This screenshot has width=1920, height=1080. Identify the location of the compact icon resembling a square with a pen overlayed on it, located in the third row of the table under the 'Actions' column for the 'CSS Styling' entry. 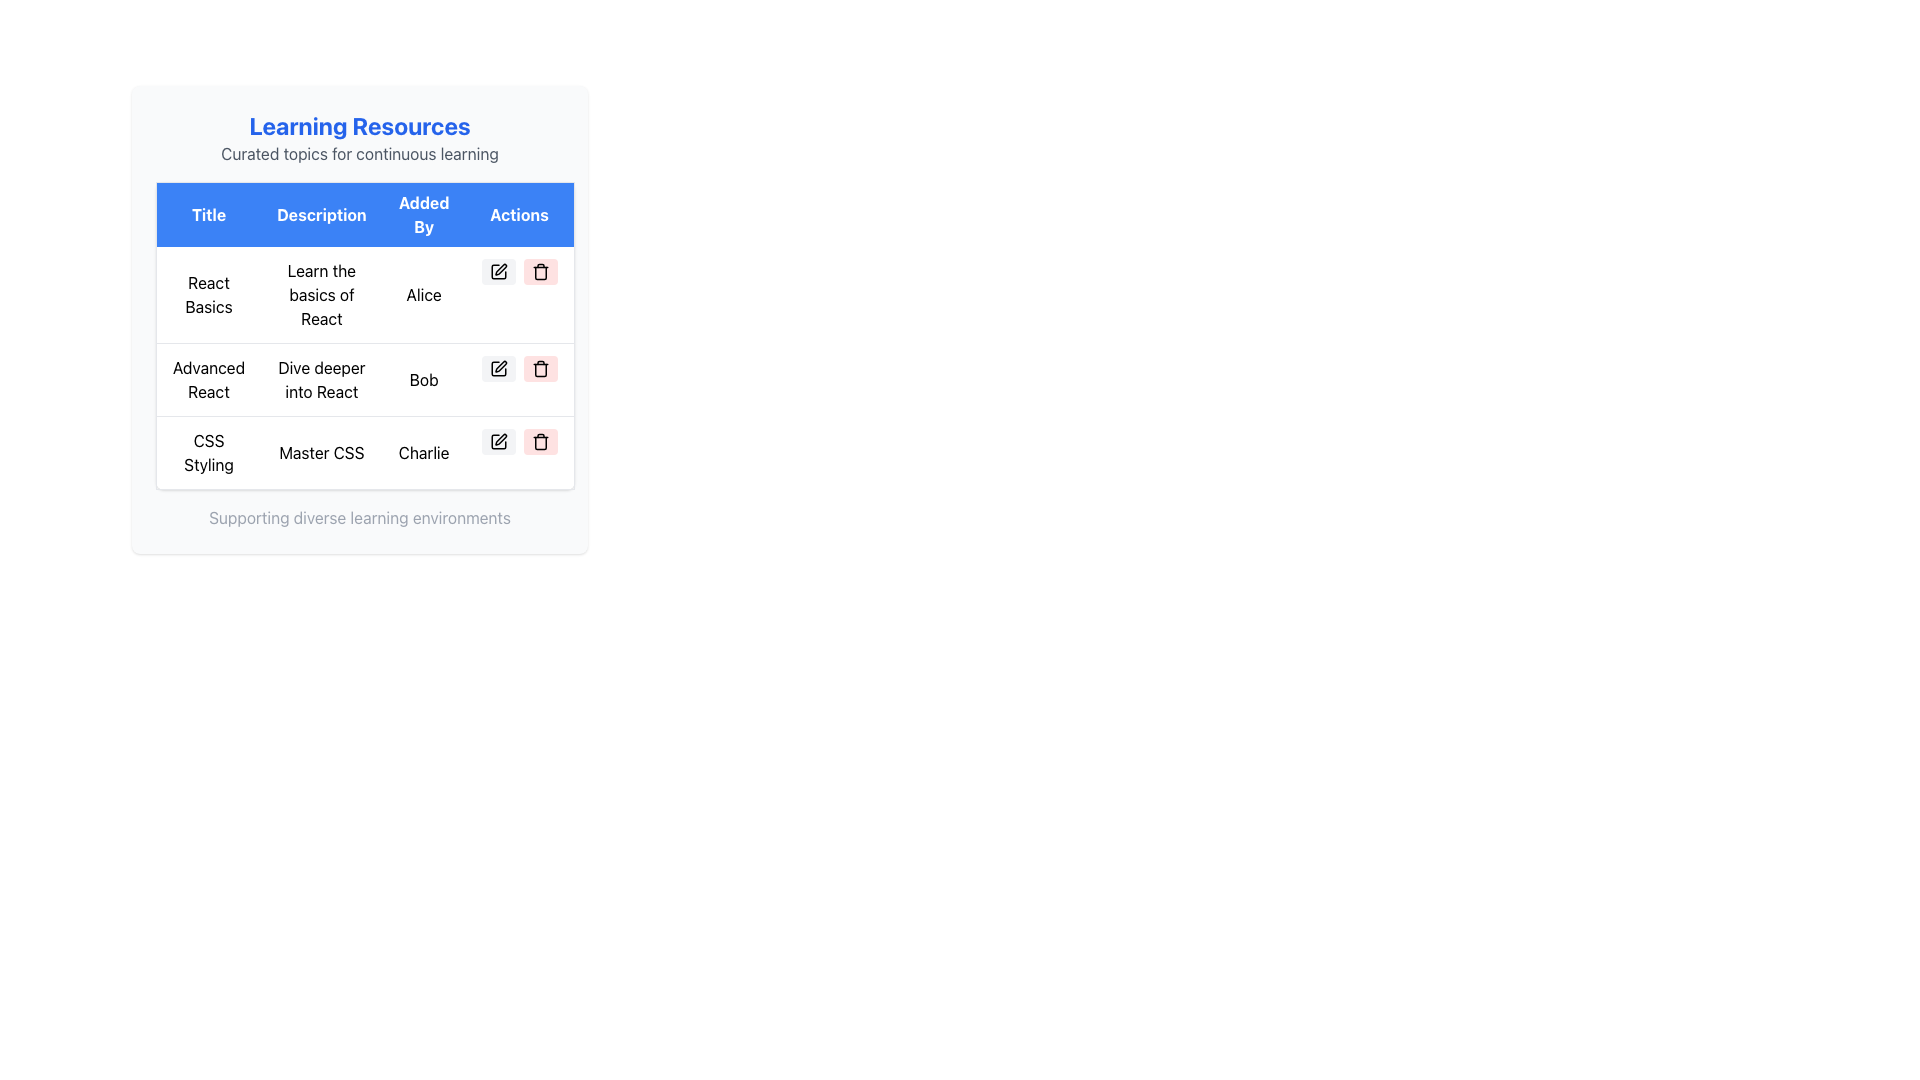
(498, 441).